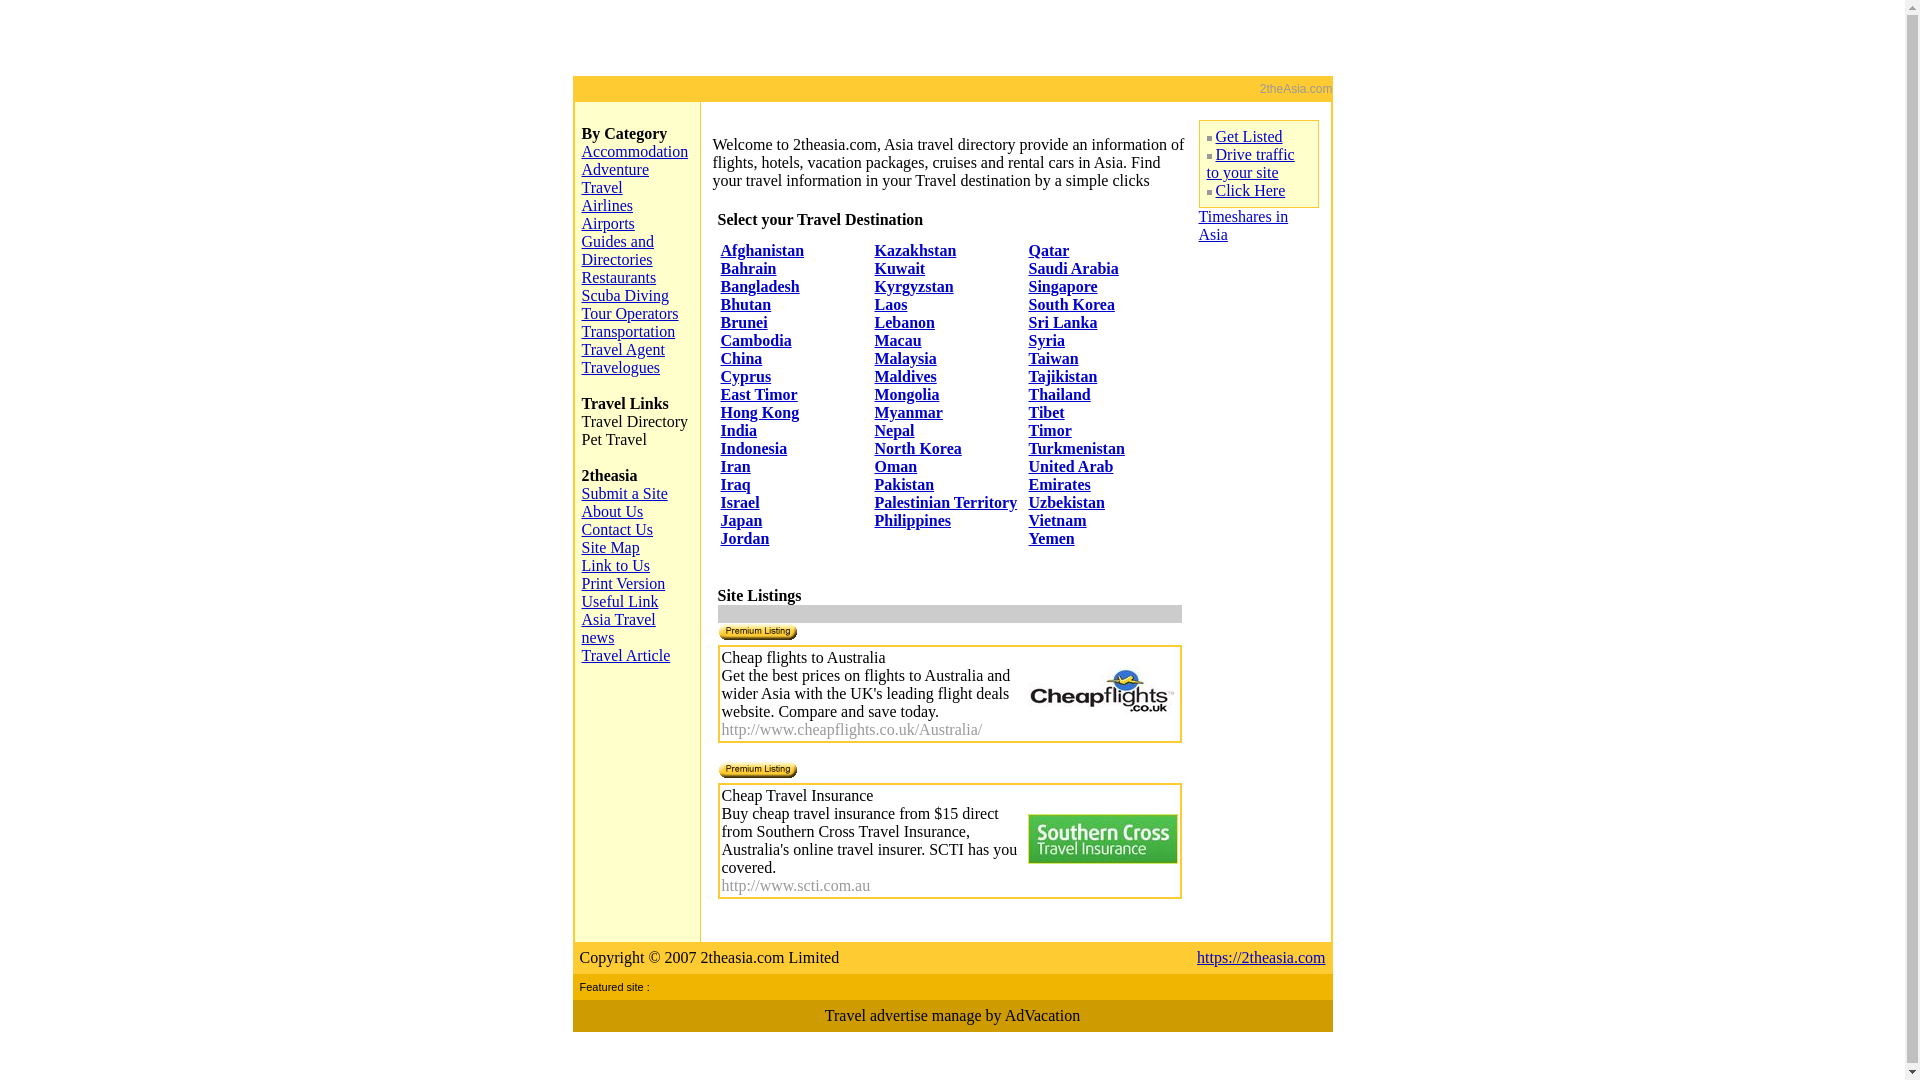 The height and width of the screenshot is (1080, 1920). Describe the element at coordinates (1069, 475) in the screenshot. I see `'United Arab Emirates'` at that location.